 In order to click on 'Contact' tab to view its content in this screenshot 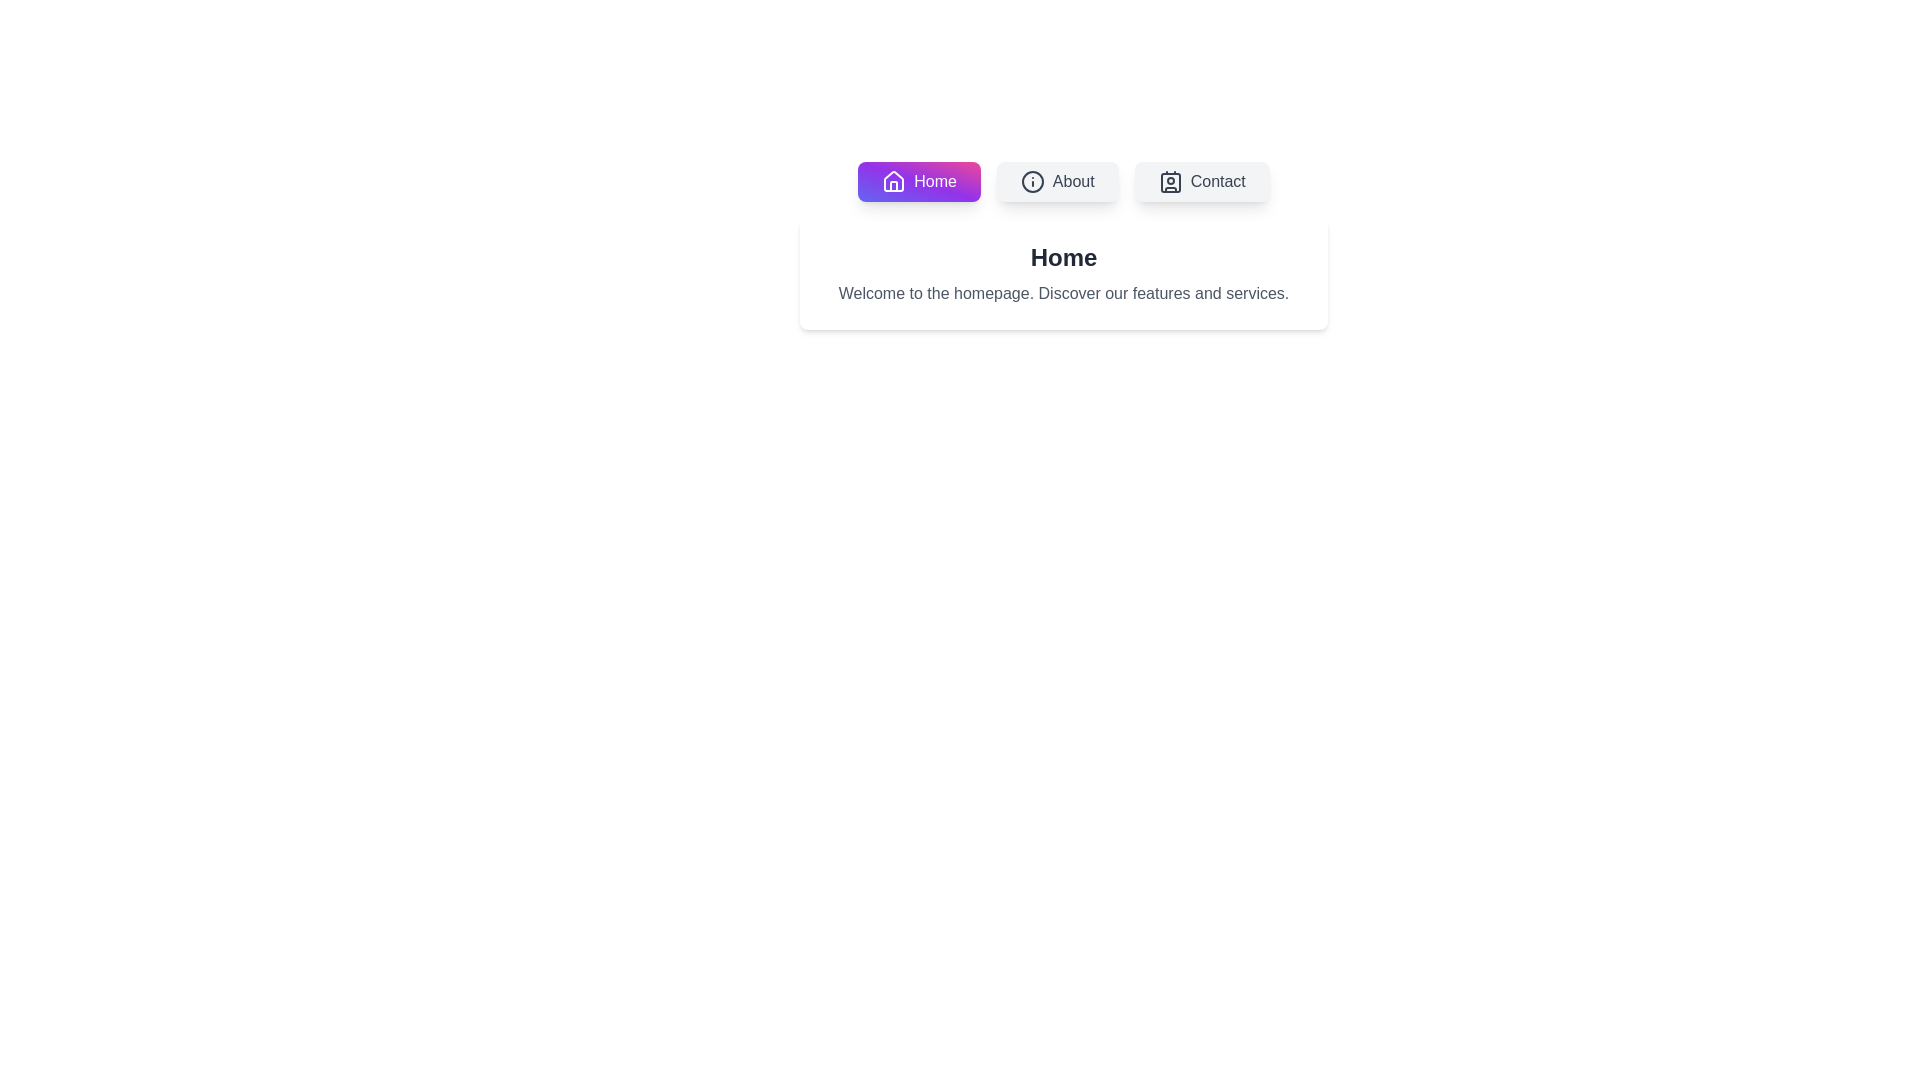, I will do `click(1200, 181)`.